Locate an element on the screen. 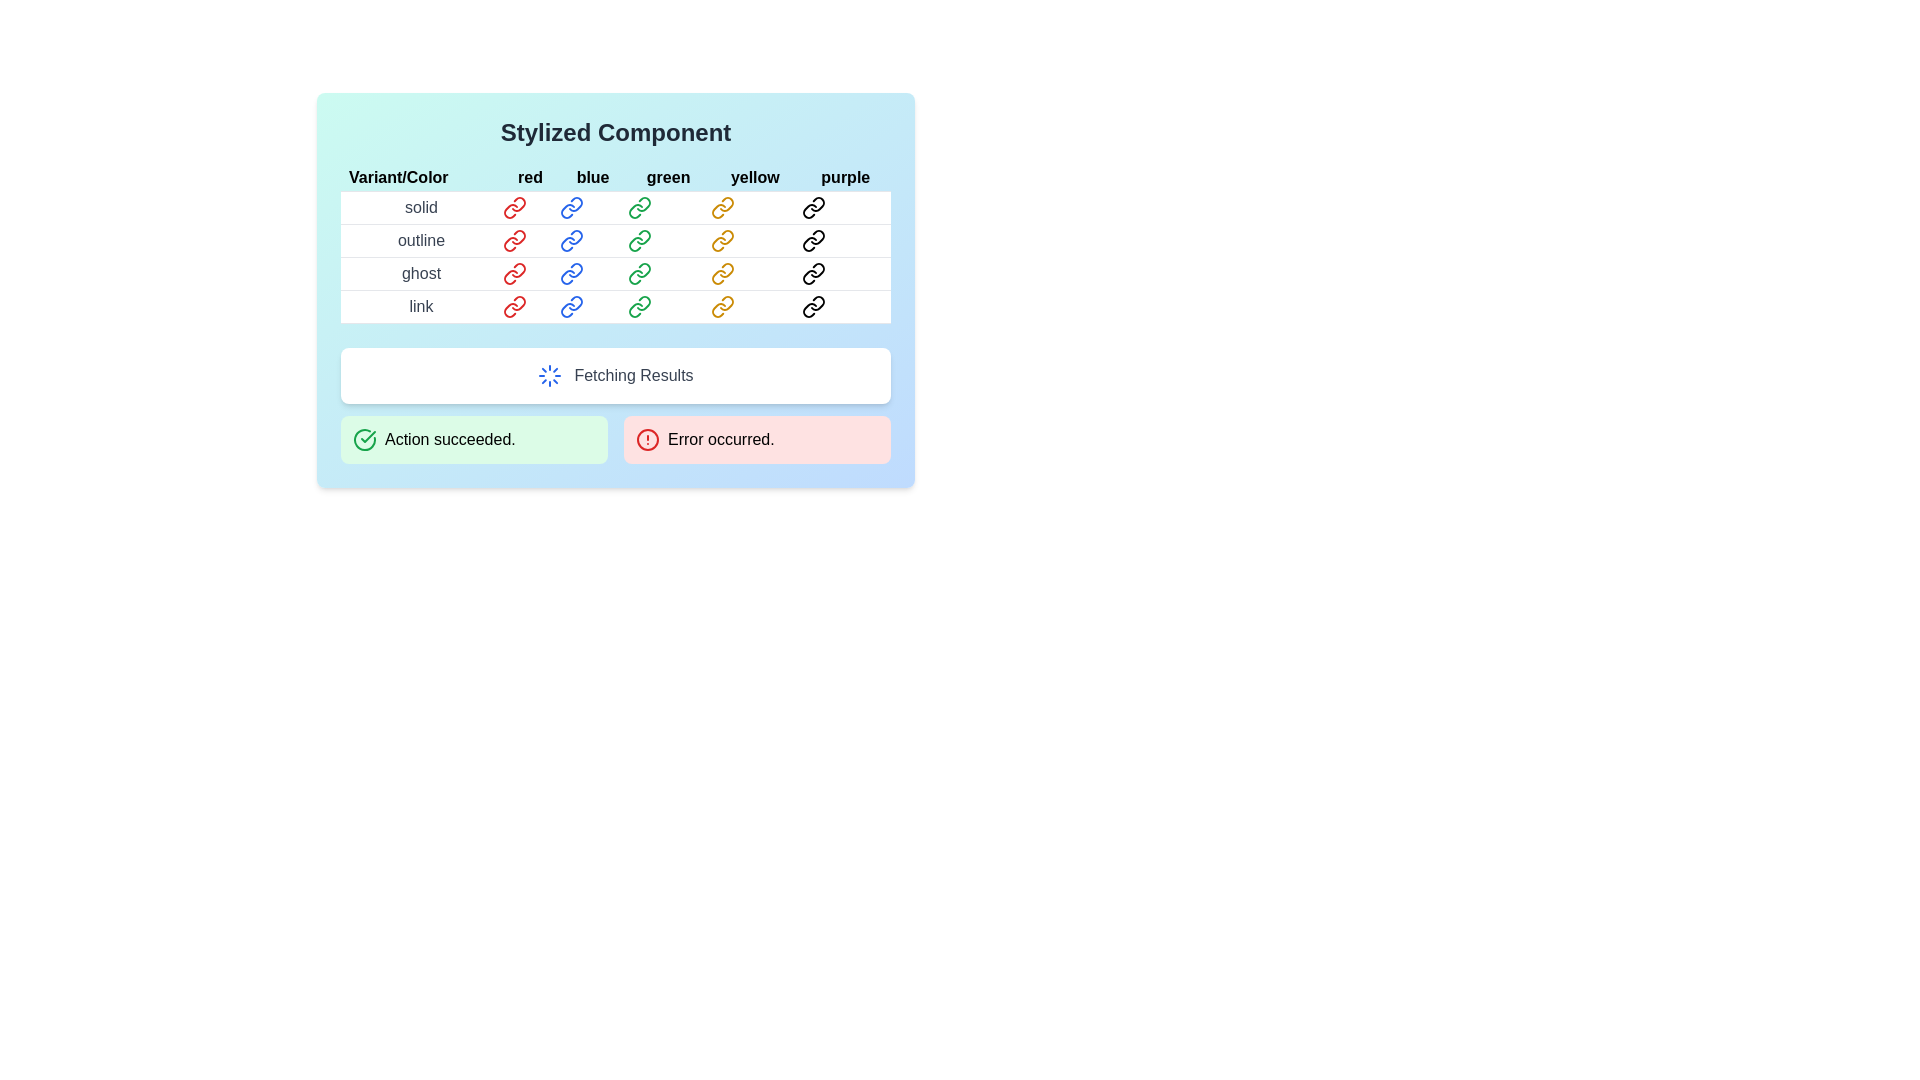  the text label displaying 'purple' in lowercase, styled with a black font on a light blue background, which is the last item in a list of color names is located at coordinates (845, 177).